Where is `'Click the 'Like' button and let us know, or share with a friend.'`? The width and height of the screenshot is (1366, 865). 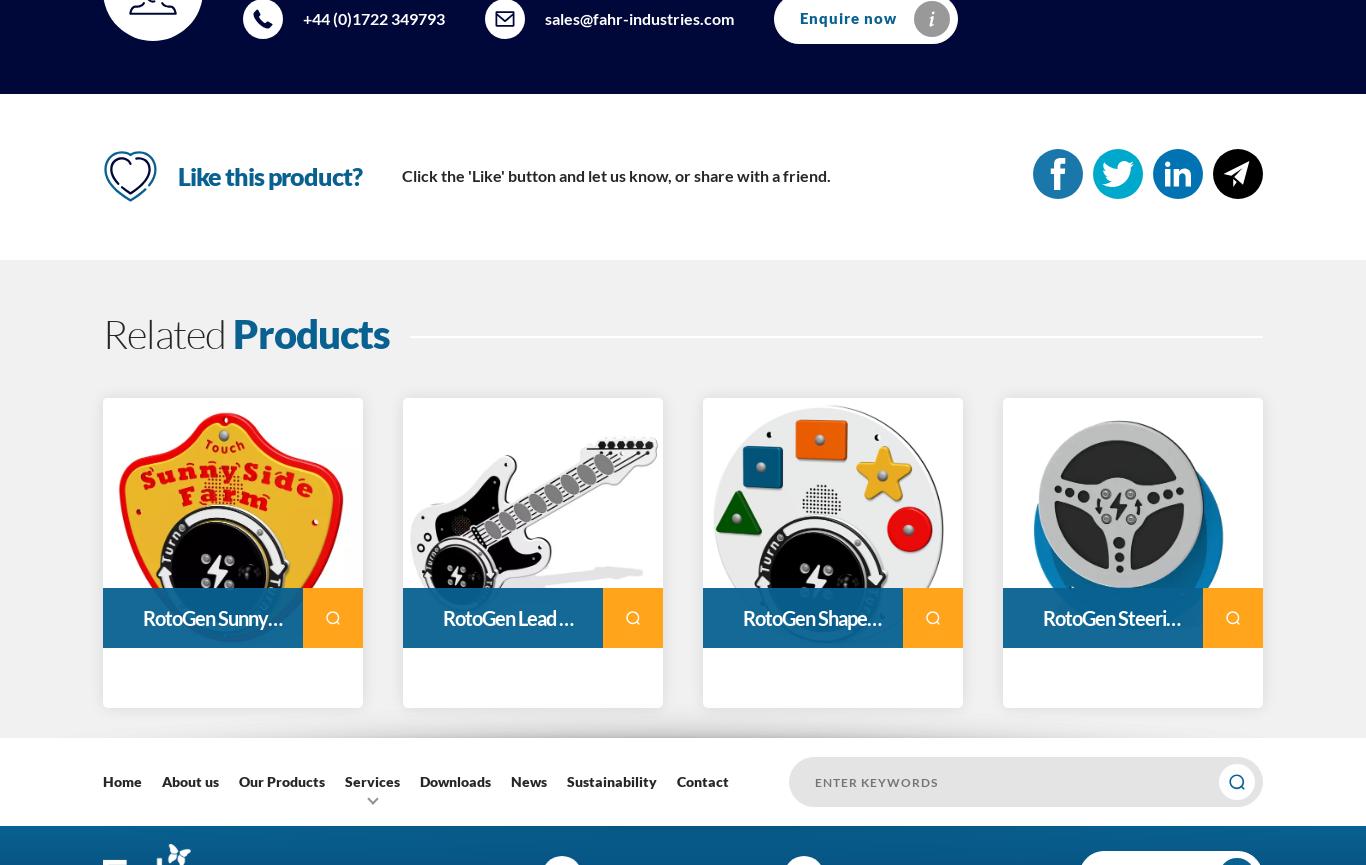
'Click the 'Like' button and let us know, or share with a friend.' is located at coordinates (615, 174).